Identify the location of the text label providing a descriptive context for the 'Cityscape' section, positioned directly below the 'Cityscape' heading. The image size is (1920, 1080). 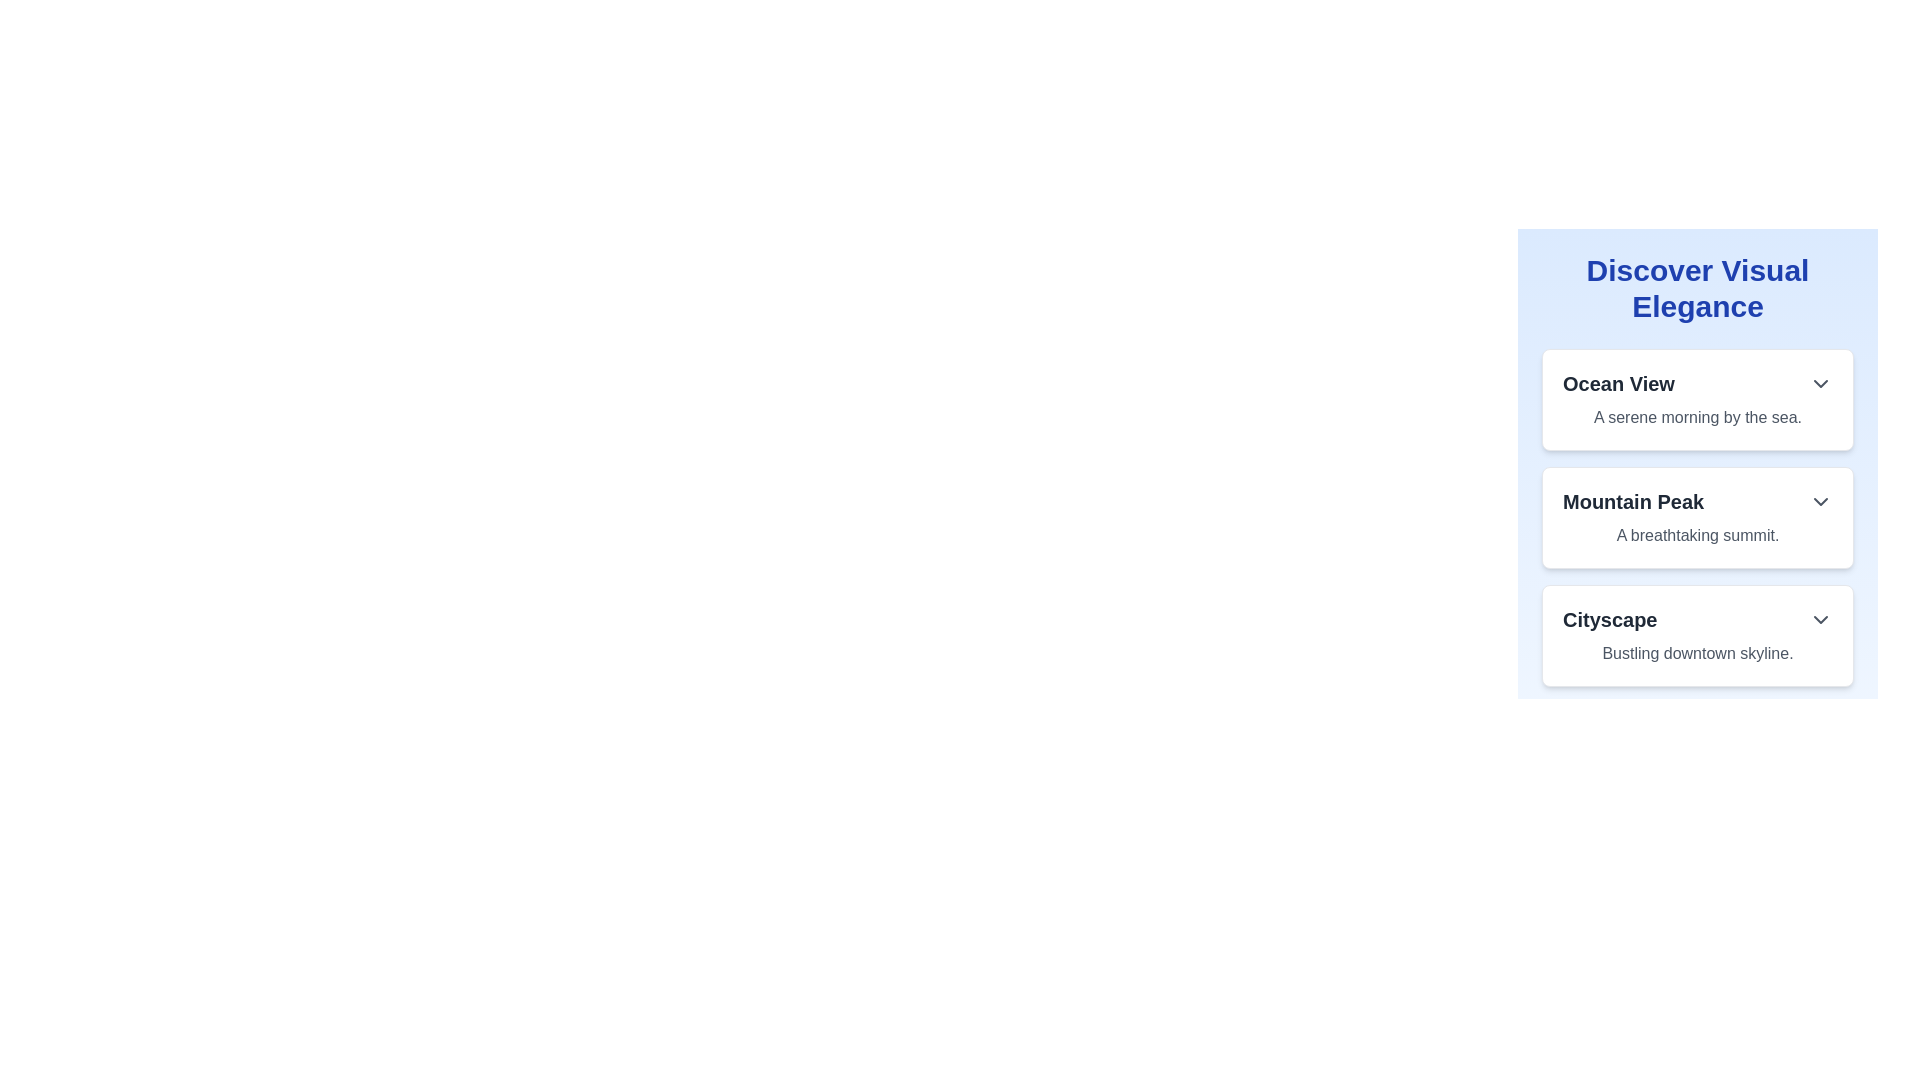
(1697, 654).